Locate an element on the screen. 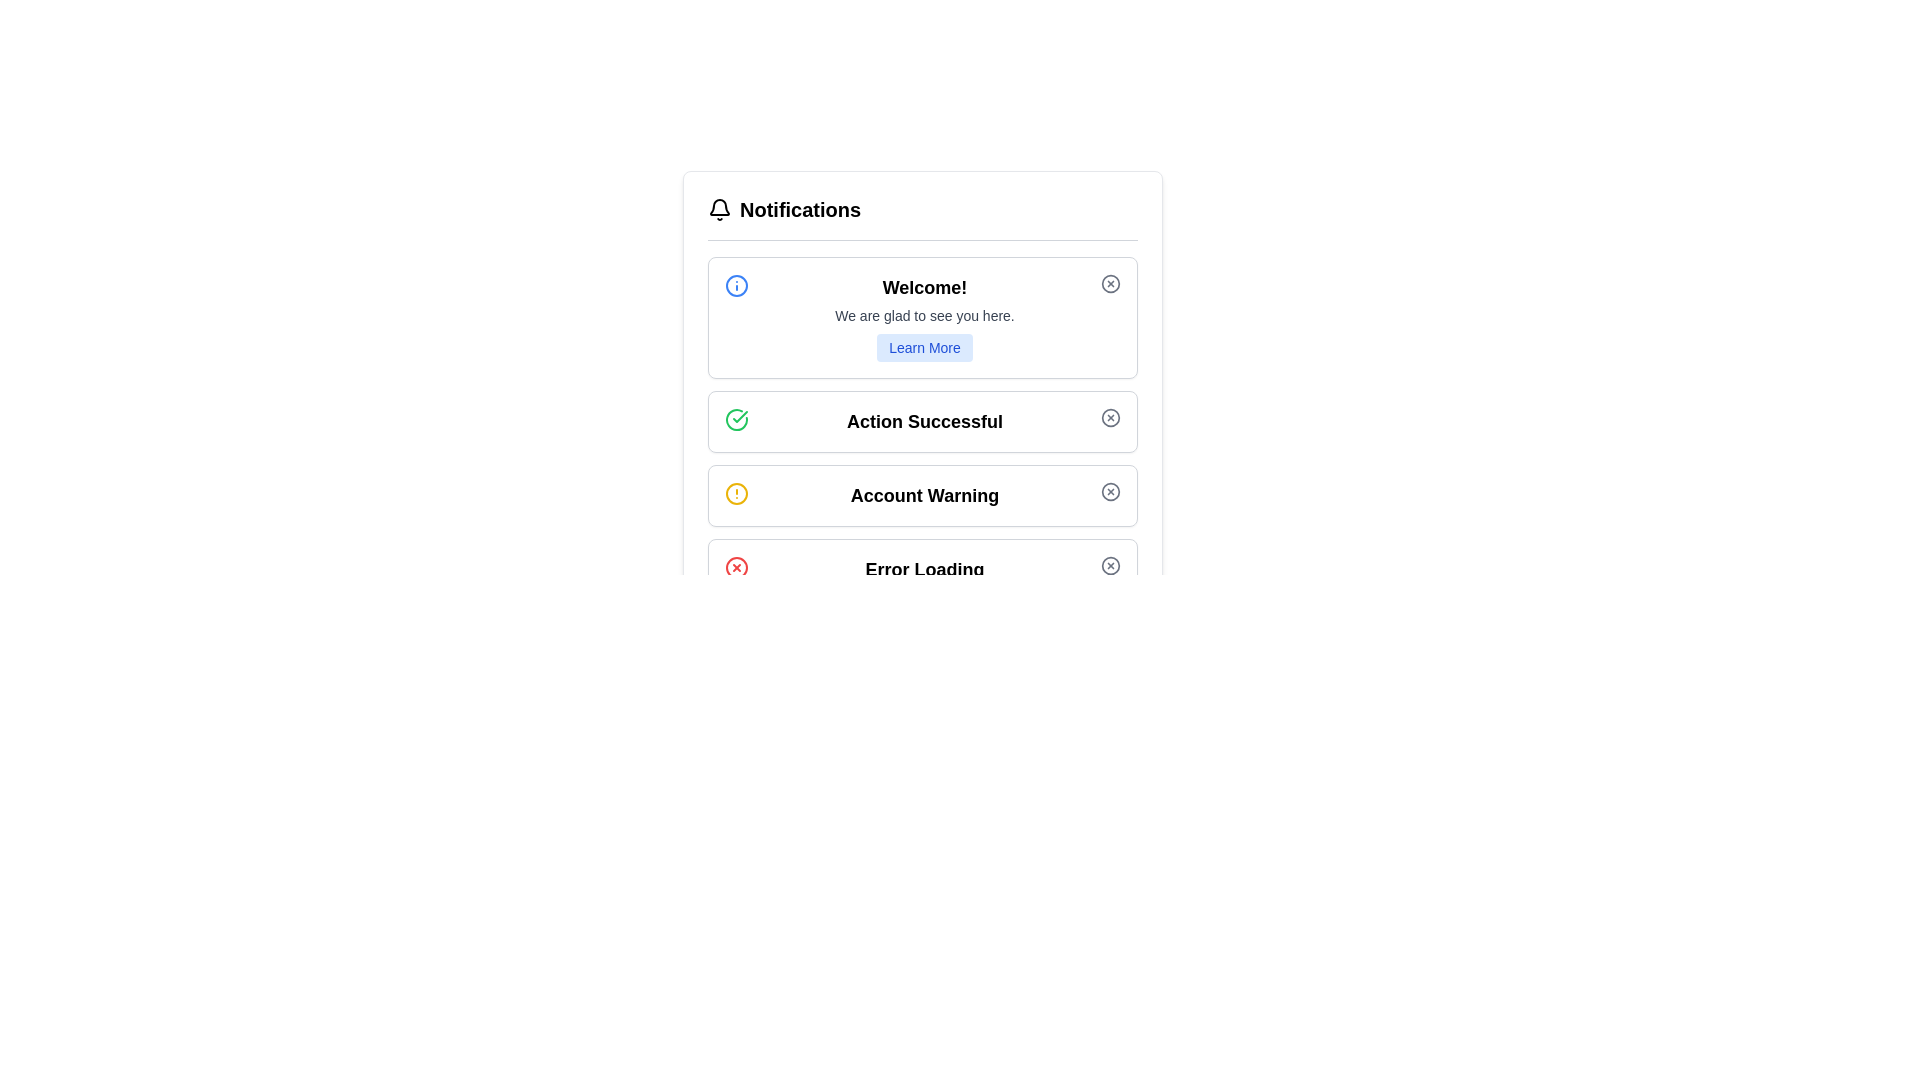 Image resolution: width=1920 pixels, height=1080 pixels. the 'Learn More' button located in the top notification card beneath the heading 'Welcome!' is located at coordinates (924, 346).